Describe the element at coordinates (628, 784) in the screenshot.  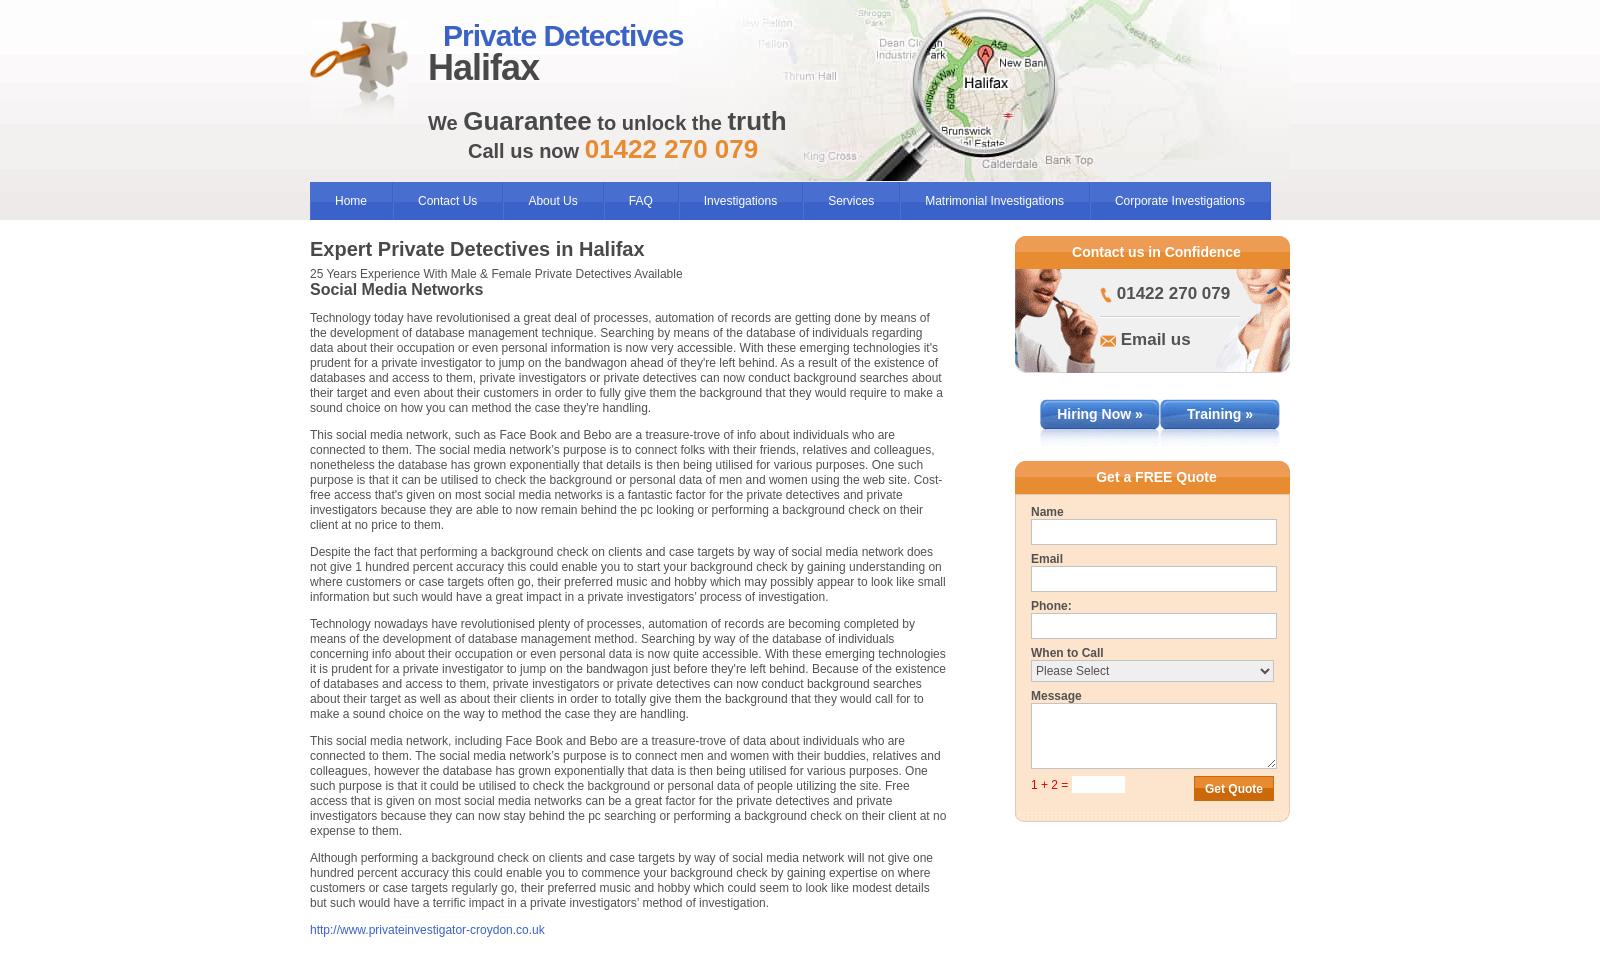
I see `'This social media network, including Face Book and Bebo are a treasure-trove of data about individuals who are connected to them. The social media network’s purpose is to connect men and women with their buddies, relatives and colleagues, however the database has grown exponentially that data is then being utilised for various purposes. One such purpose is that it could be utilised to check the background or personal data of people utilizing the site. Free access that is given on most social media networks can be a great factor for the private detectives and private investigators because they can now stay behind the pc searching or performing a background check on their client at no expense to them.'` at that location.